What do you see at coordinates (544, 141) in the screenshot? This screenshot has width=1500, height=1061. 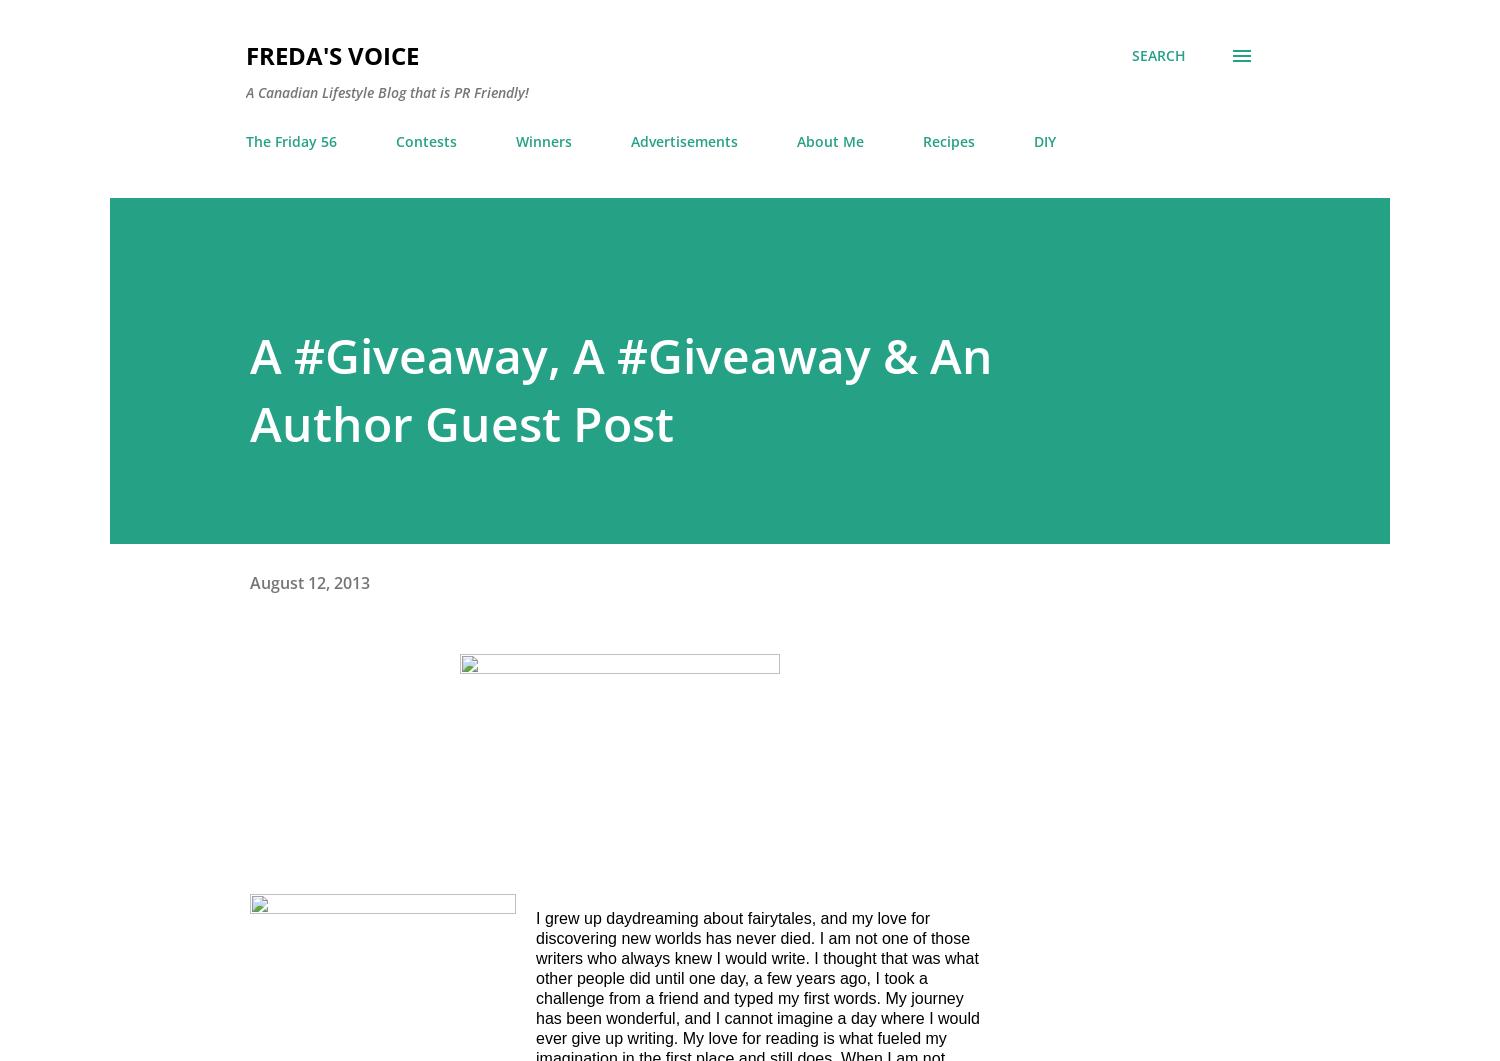 I see `'Winners'` at bounding box center [544, 141].